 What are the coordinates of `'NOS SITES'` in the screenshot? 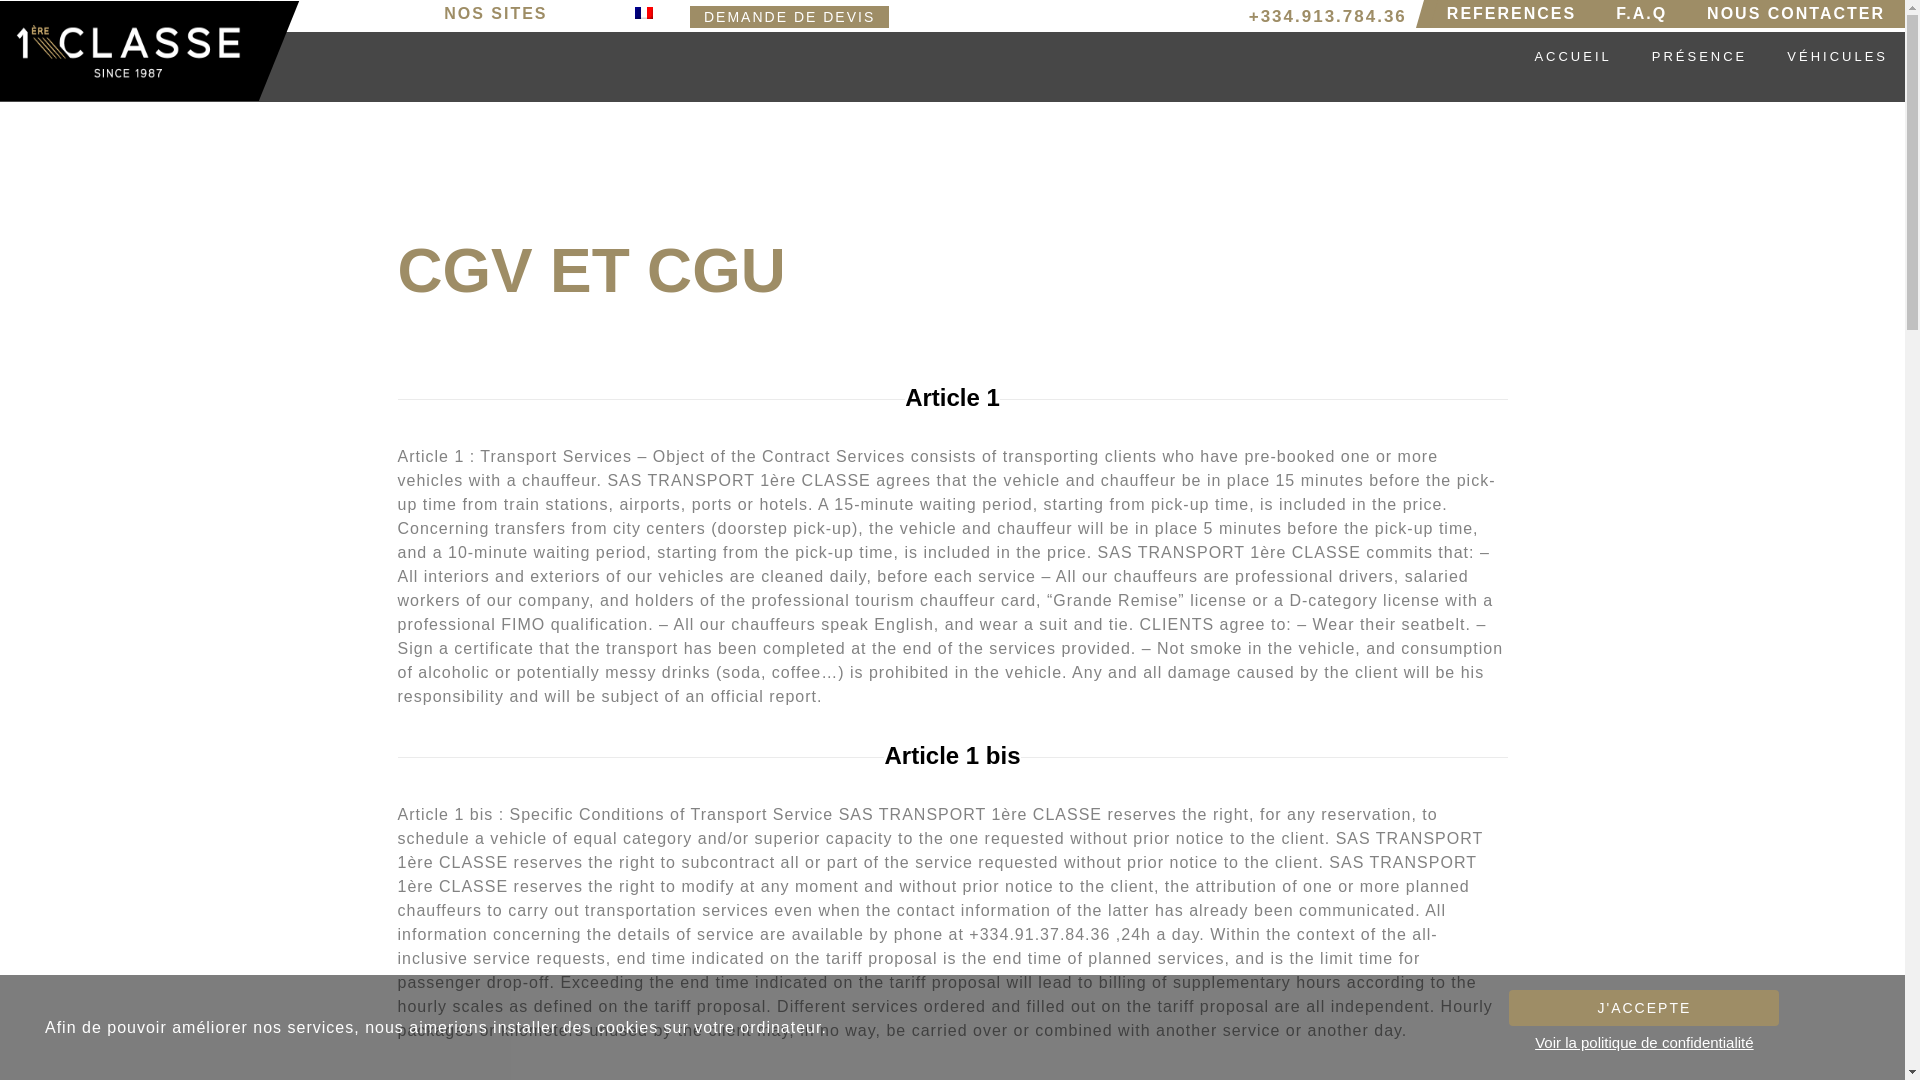 It's located at (500, 14).